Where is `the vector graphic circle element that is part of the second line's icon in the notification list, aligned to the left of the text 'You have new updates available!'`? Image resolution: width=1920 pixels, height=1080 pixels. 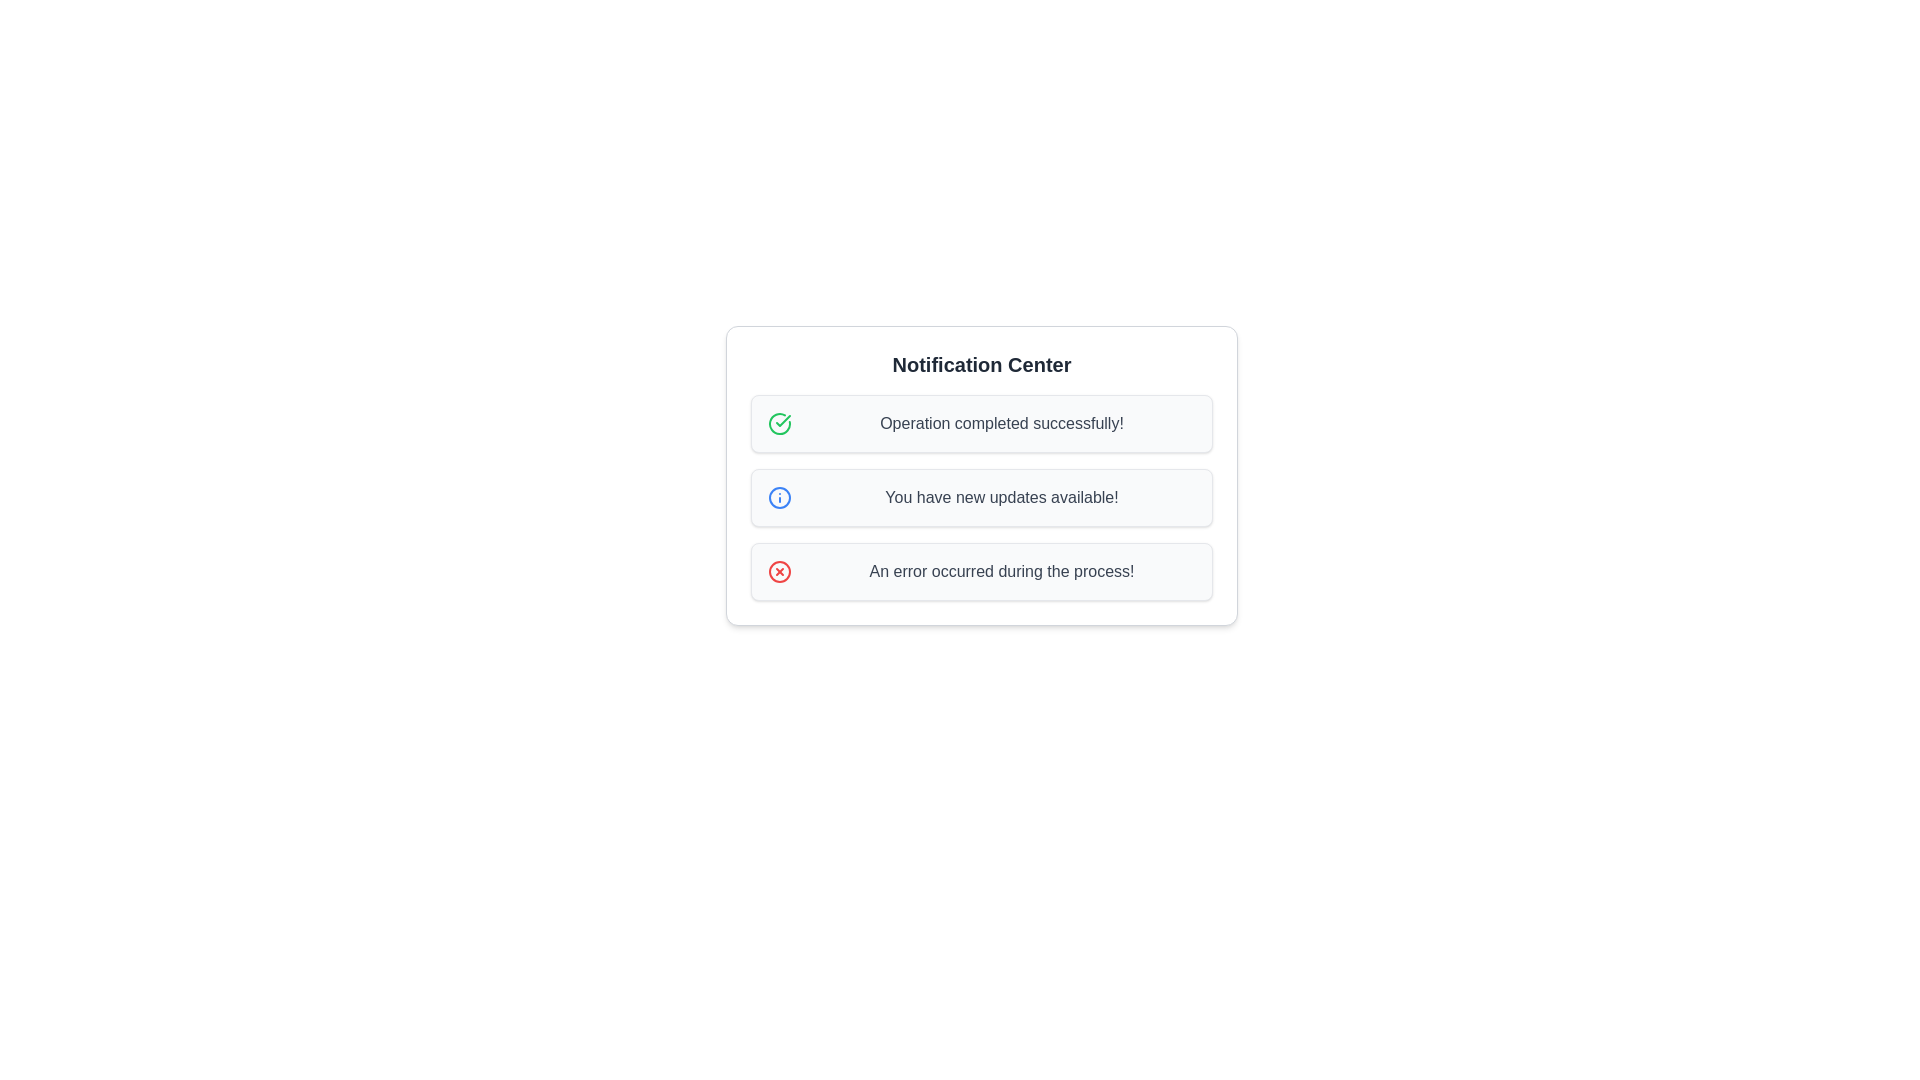 the vector graphic circle element that is part of the second line's icon in the notification list, aligned to the left of the text 'You have new updates available!' is located at coordinates (778, 496).